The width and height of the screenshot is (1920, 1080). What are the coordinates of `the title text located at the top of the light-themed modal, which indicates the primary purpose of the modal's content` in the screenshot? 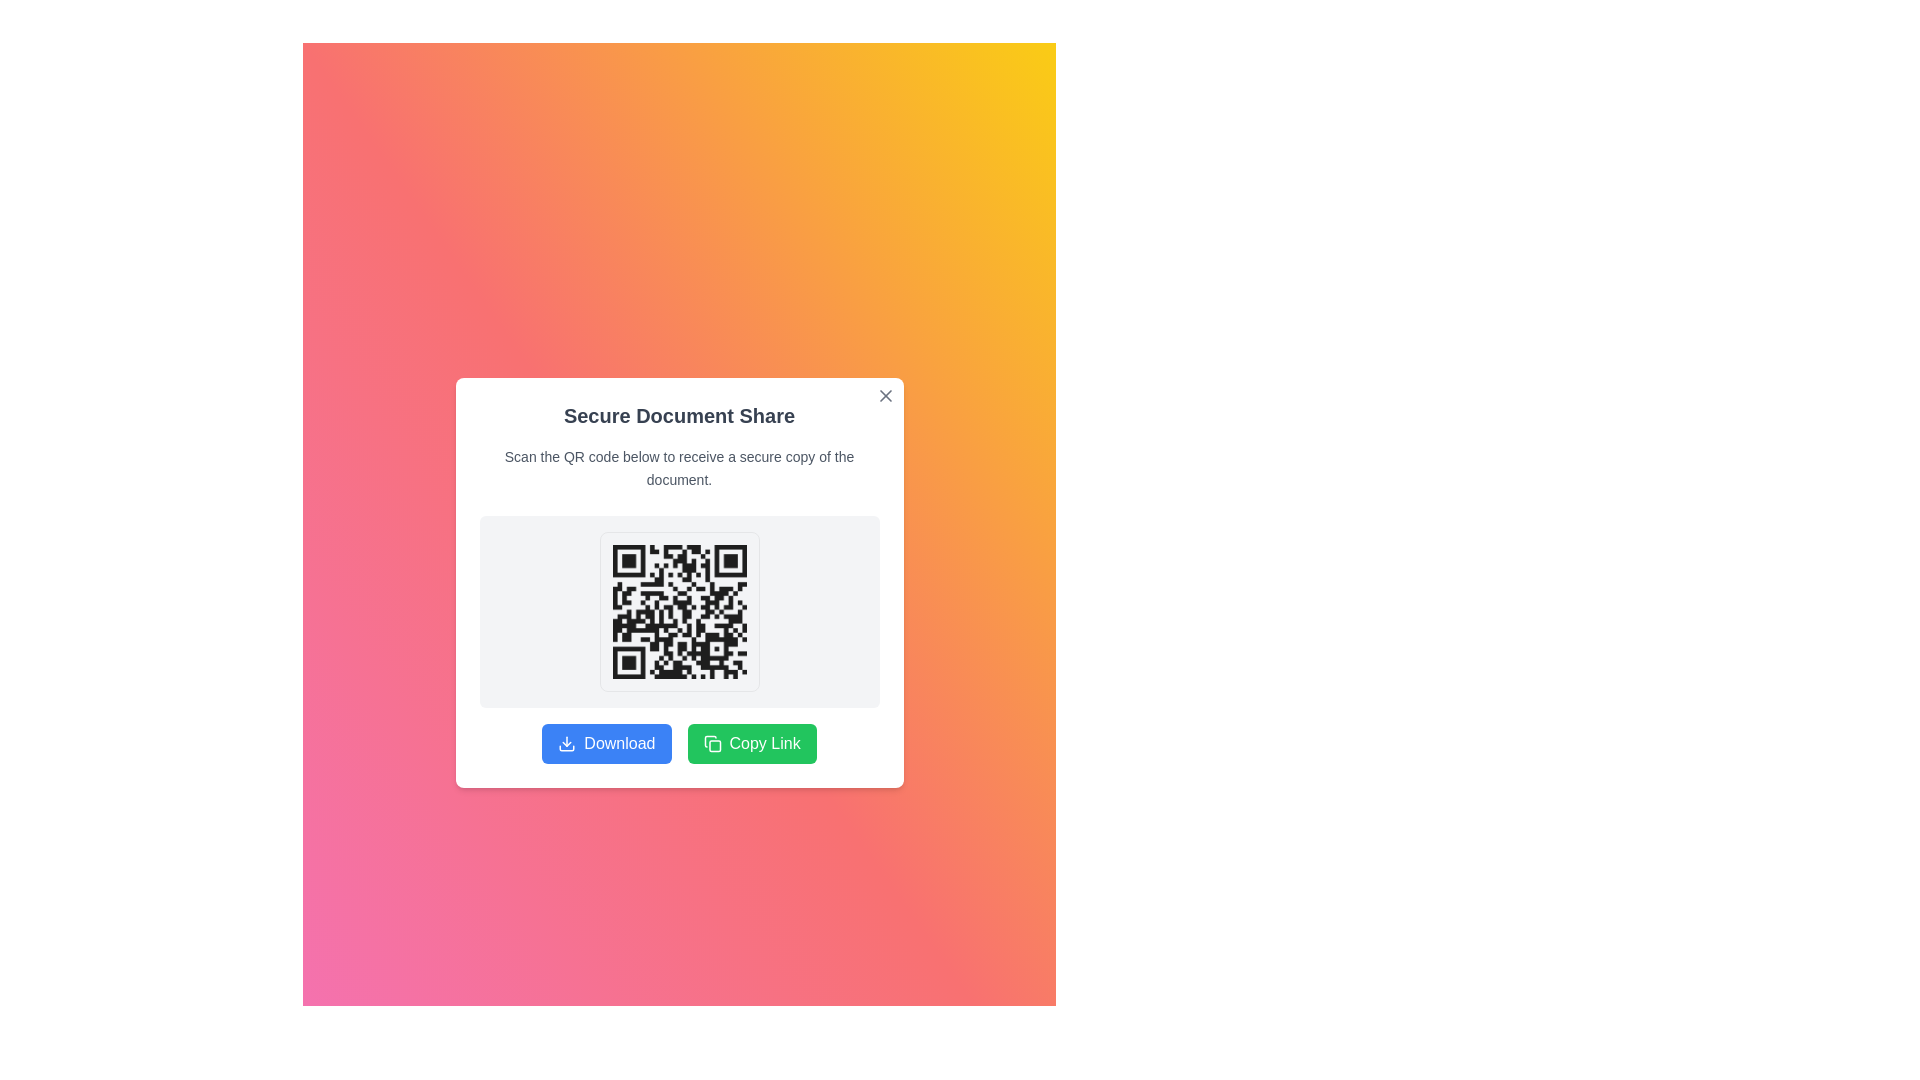 It's located at (679, 415).